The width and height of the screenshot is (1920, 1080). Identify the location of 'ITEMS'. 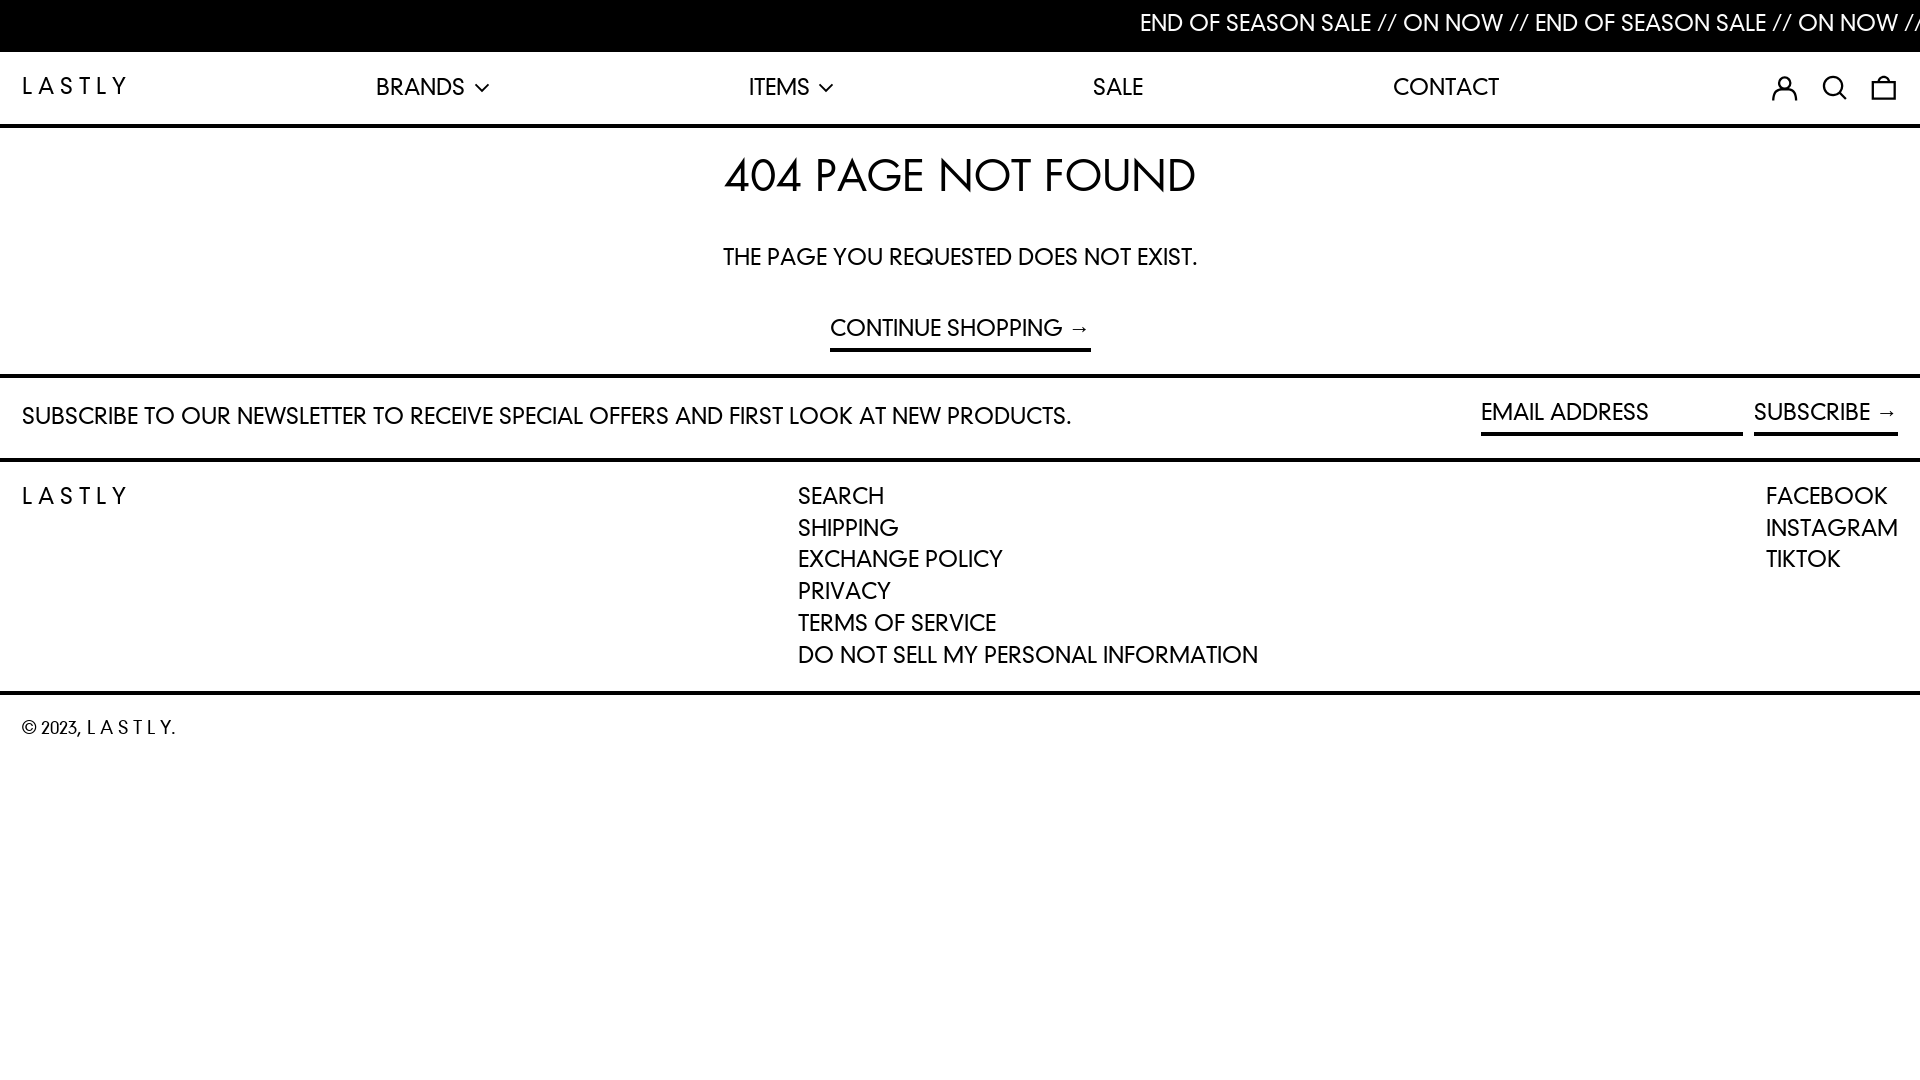
(795, 87).